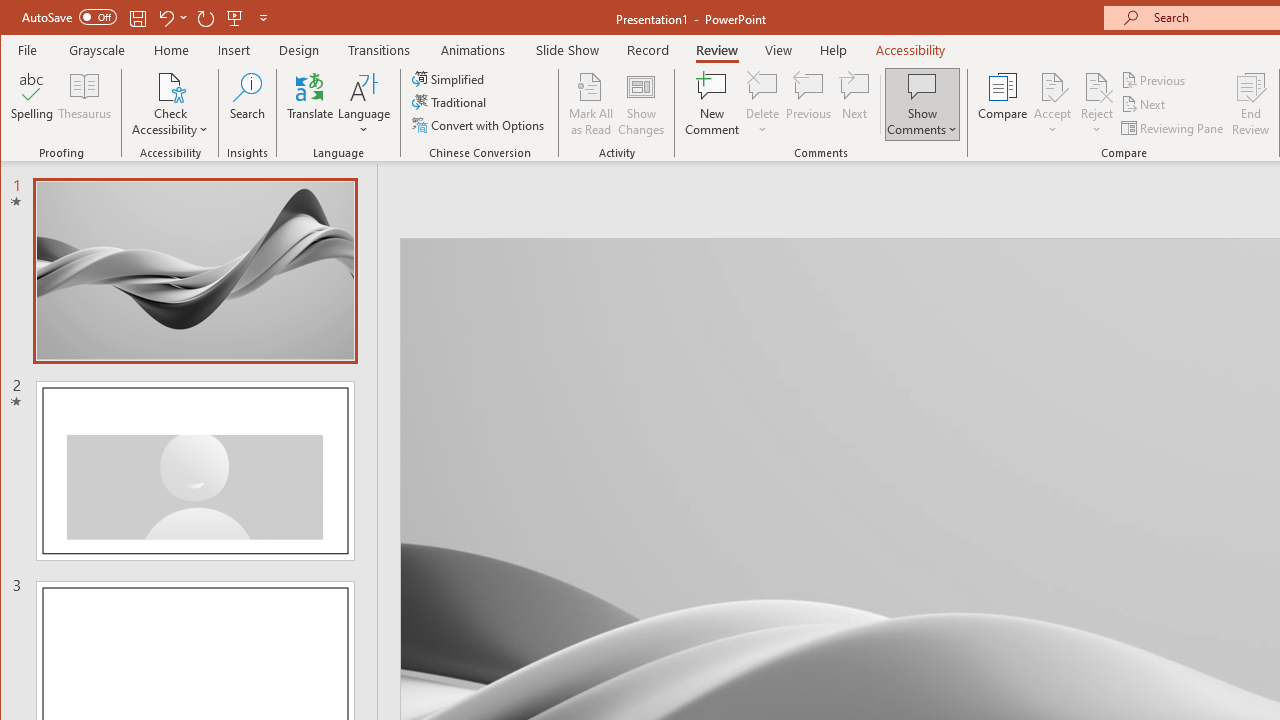 The image size is (1280, 720). I want to click on 'Check Accessibility', so click(170, 85).